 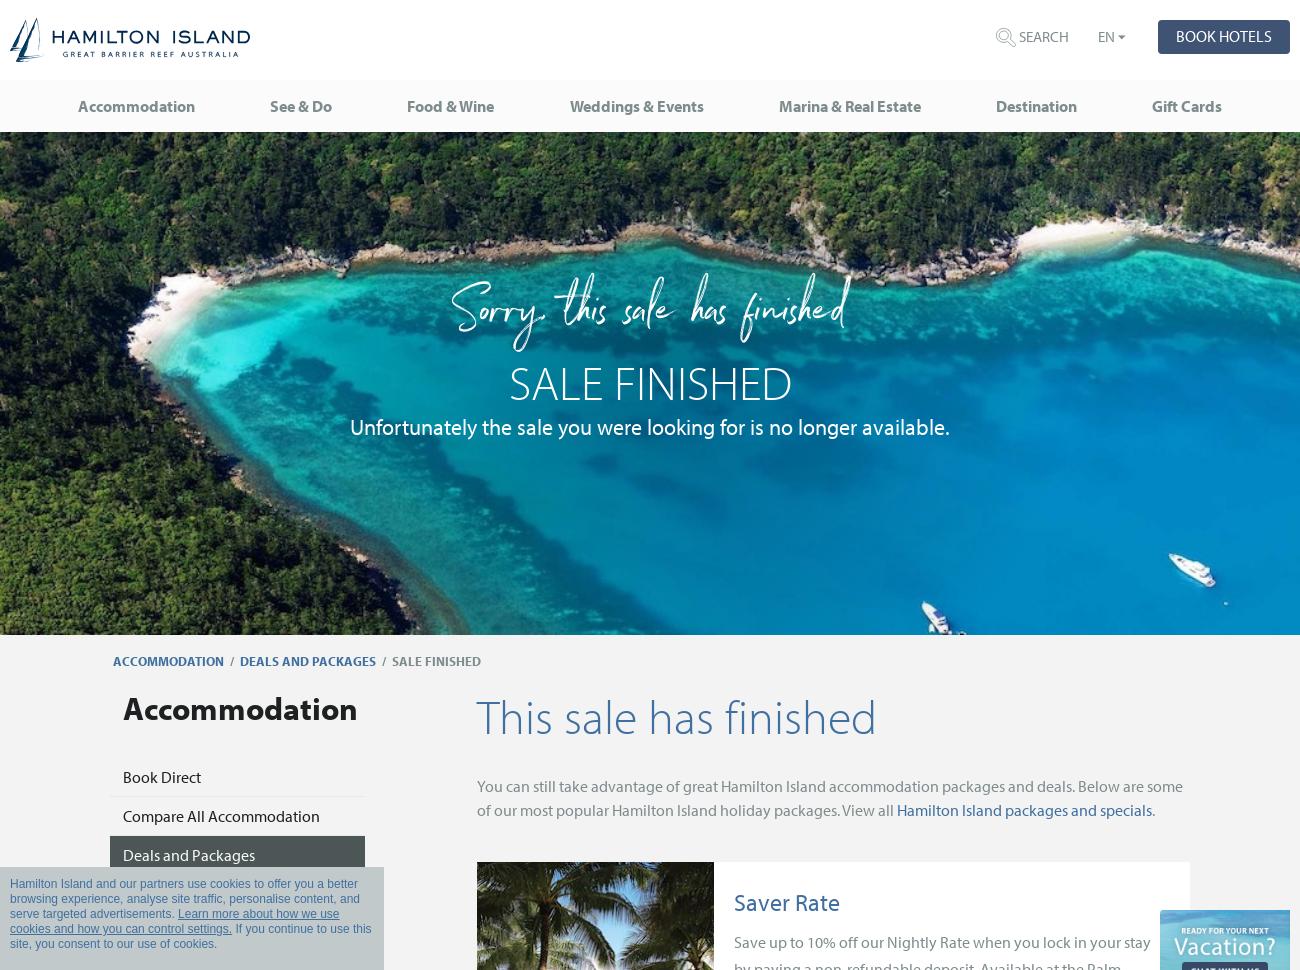 What do you see at coordinates (1152, 808) in the screenshot?
I see `'.'` at bounding box center [1152, 808].